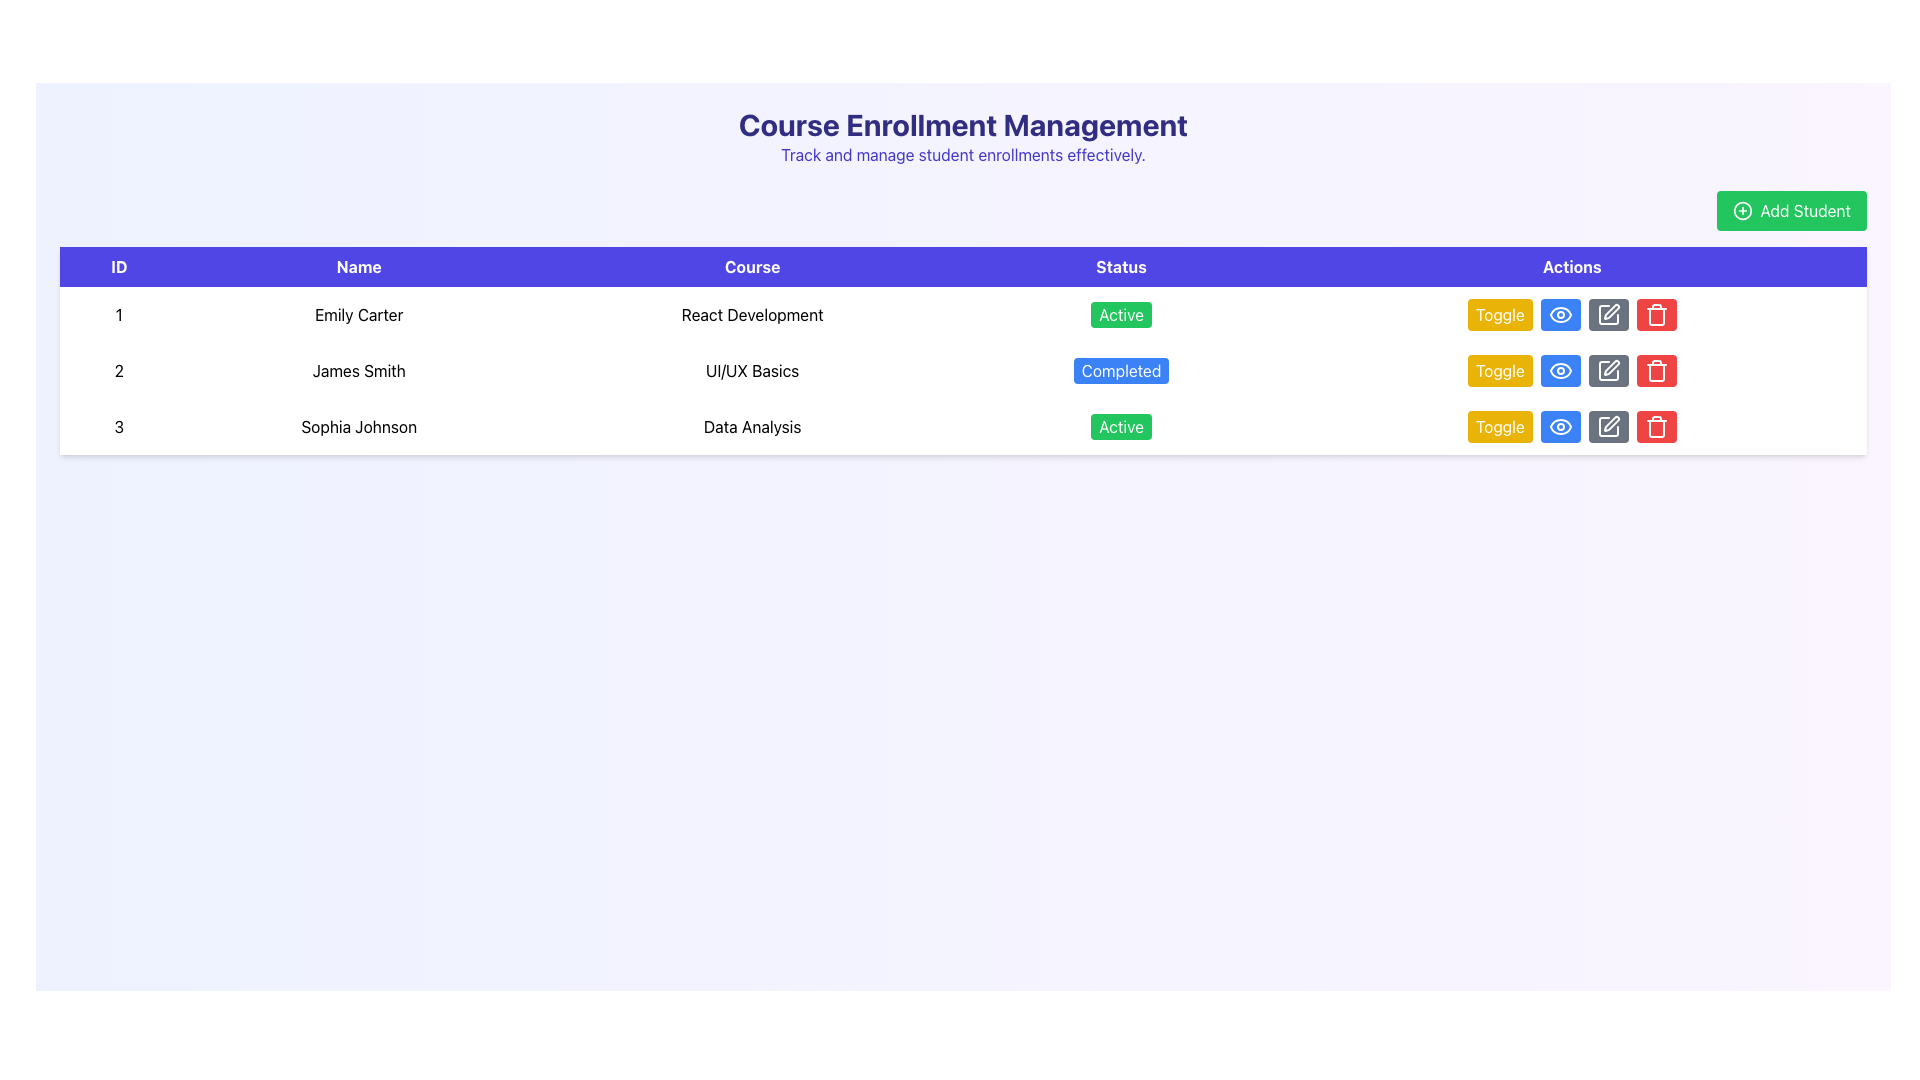  I want to click on the yellow button labeled 'Toggle' in the 'Actions' column of the last row associated with 'Sophia Johnson' and 'Data Analysis', so click(1571, 426).